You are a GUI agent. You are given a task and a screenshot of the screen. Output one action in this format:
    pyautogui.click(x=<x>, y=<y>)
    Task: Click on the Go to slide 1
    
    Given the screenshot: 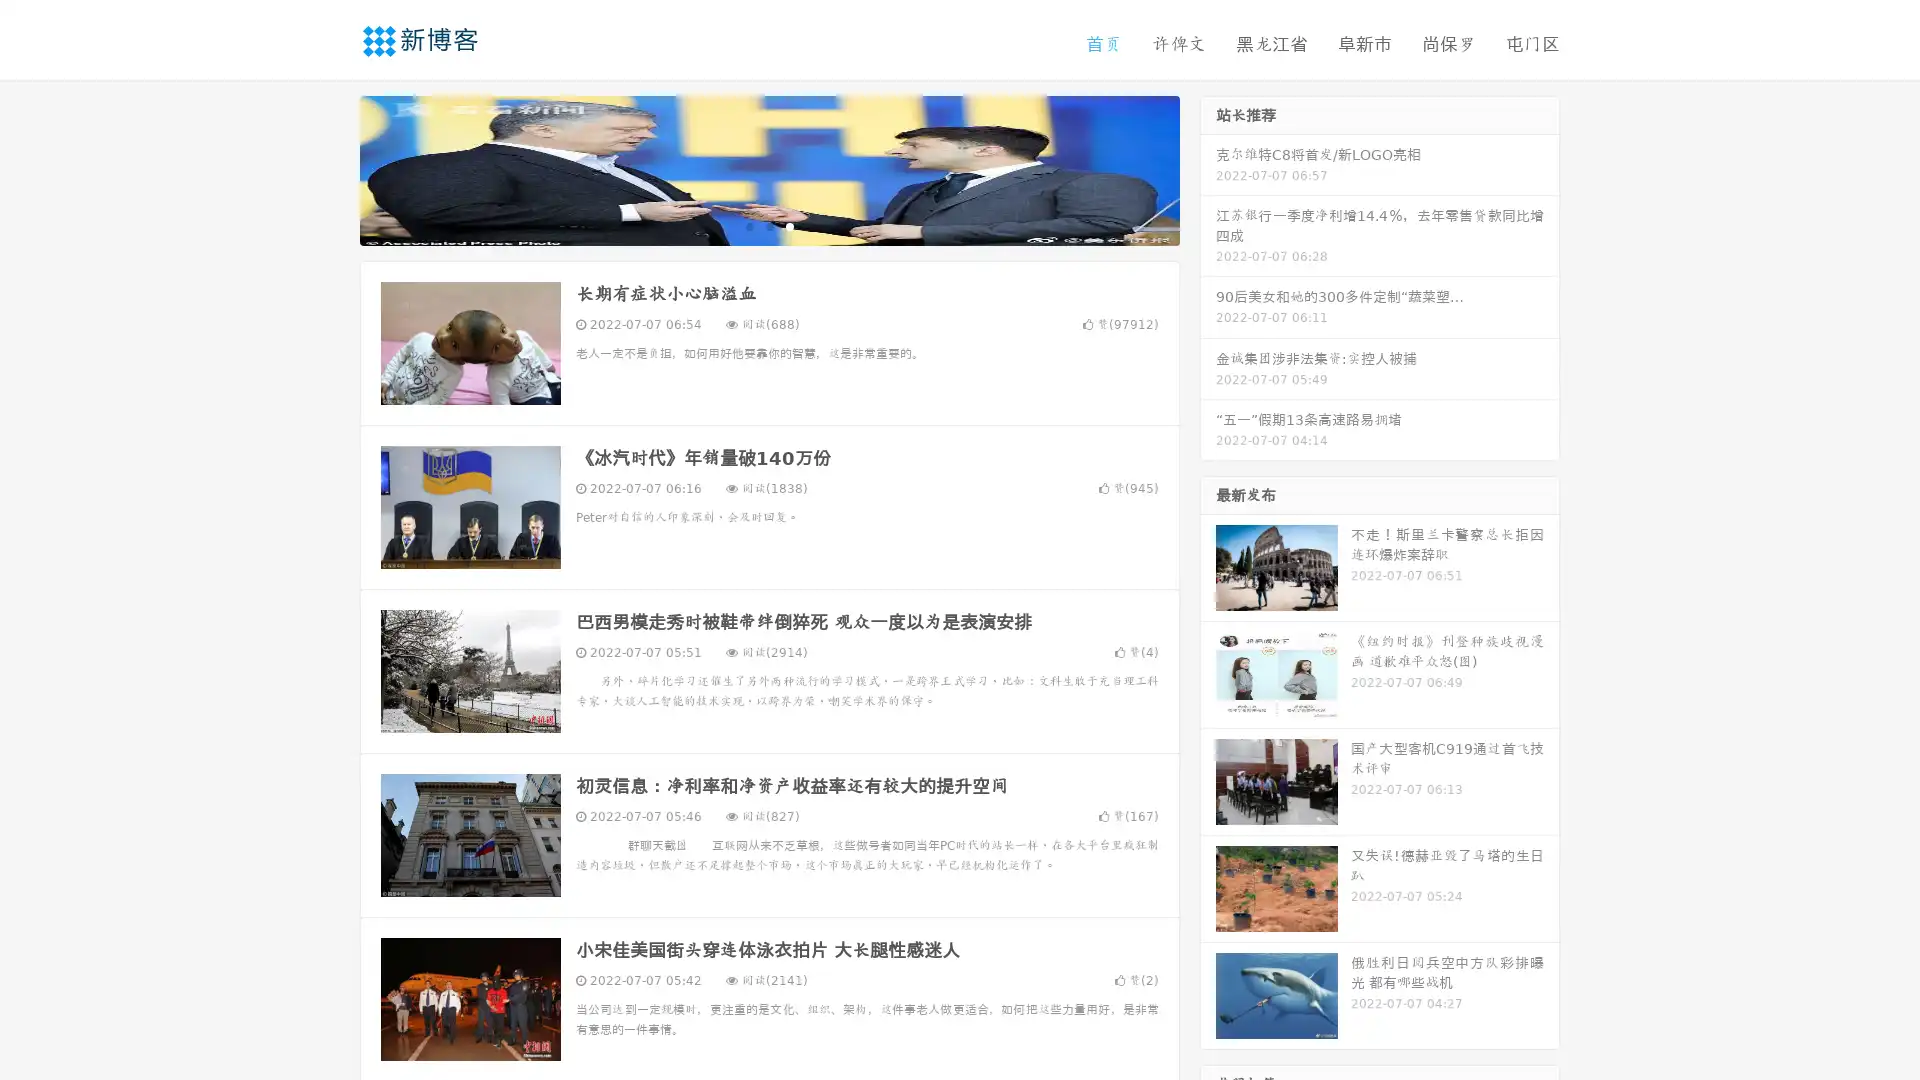 What is the action you would take?
    pyautogui.click(x=748, y=225)
    